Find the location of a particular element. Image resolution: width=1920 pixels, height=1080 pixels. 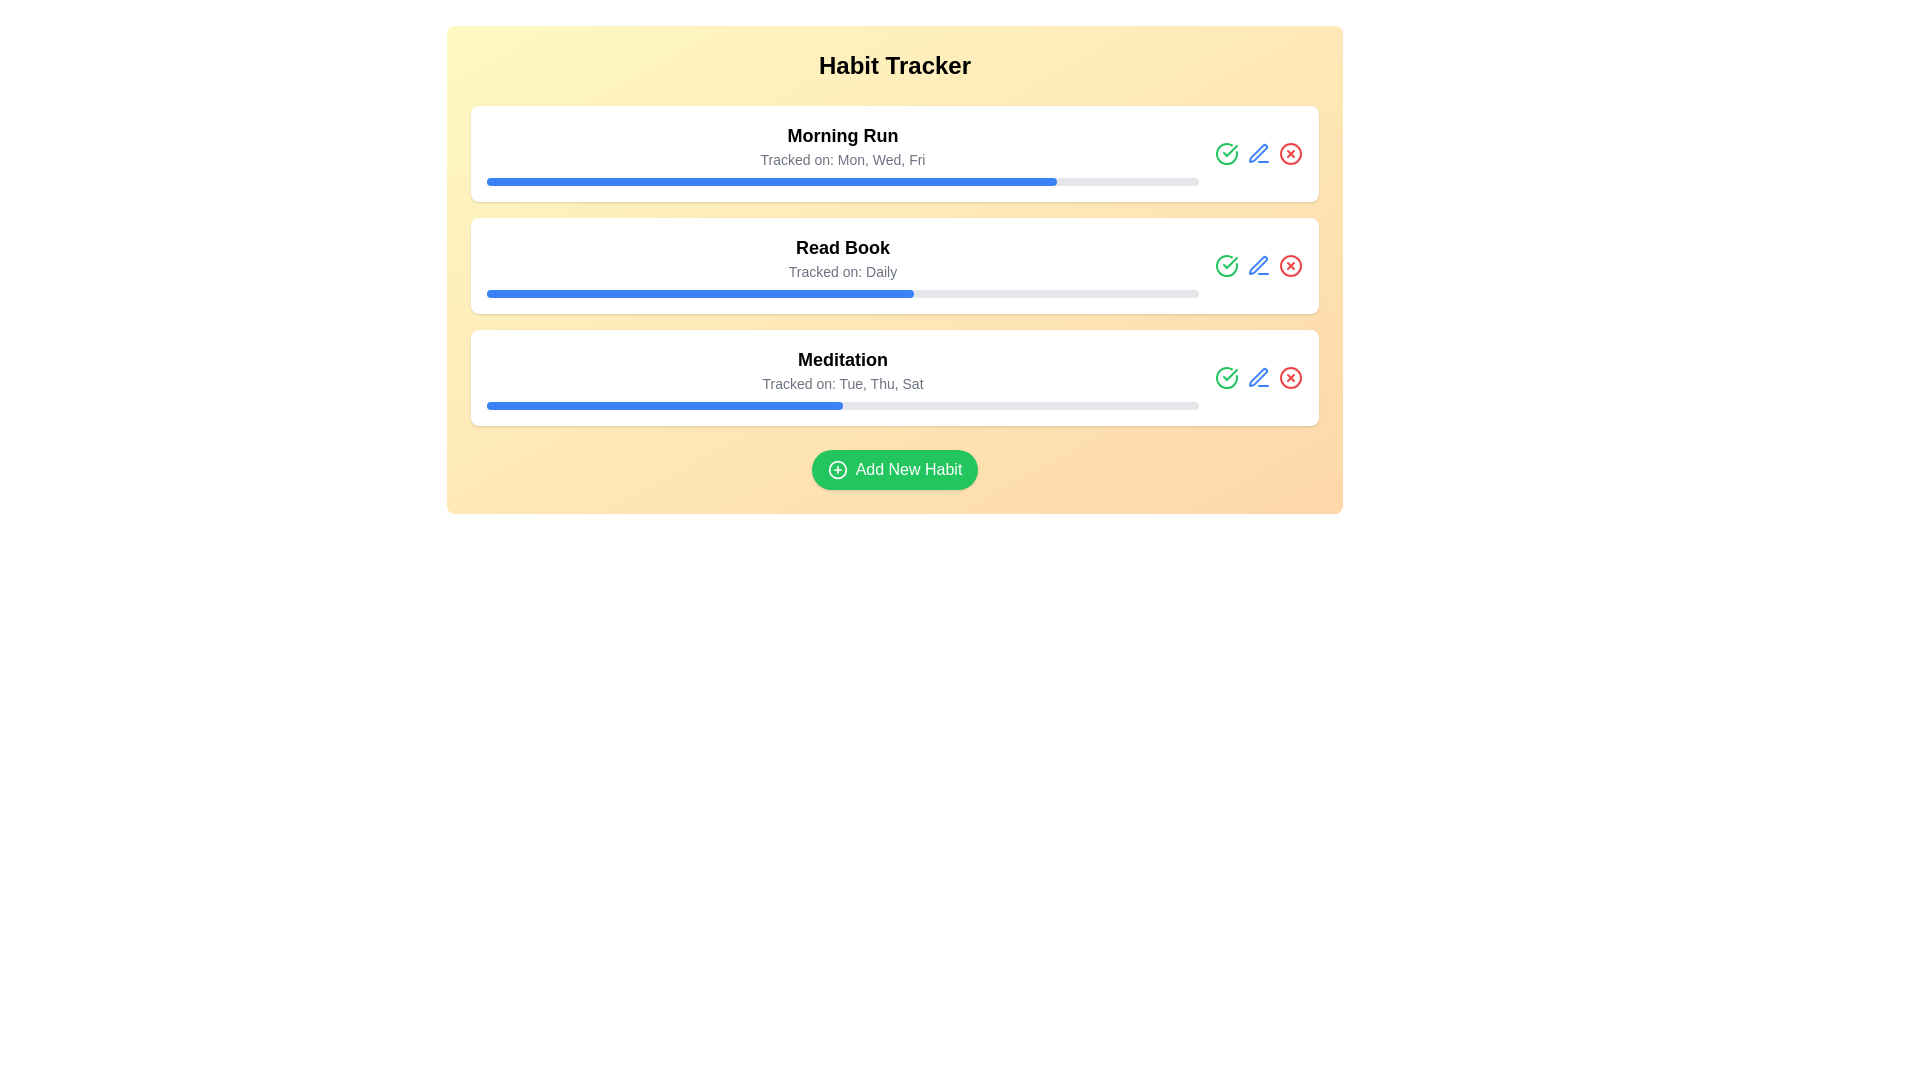

the delete button associated with the 'Read Book' entry, which is the third action icon in the options section is located at coordinates (1291, 265).